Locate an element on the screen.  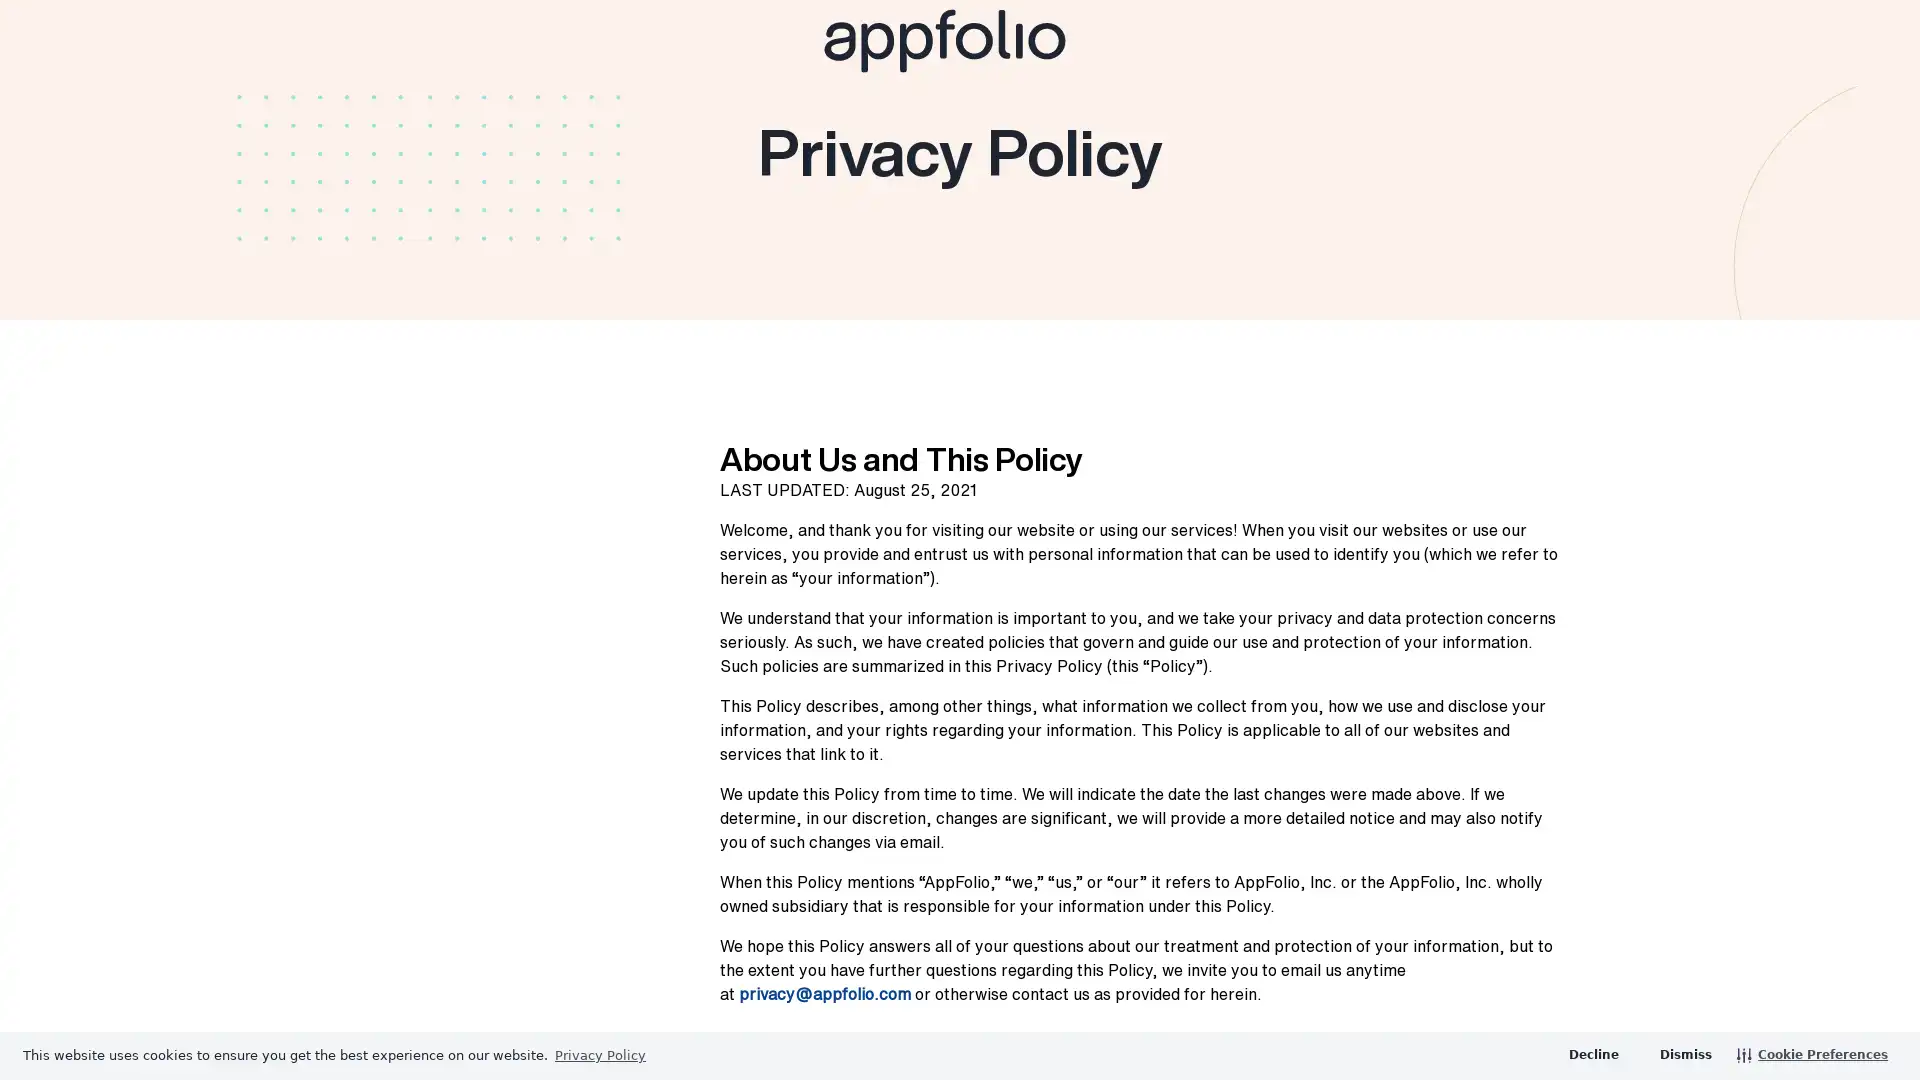
deny cookies is located at coordinates (1592, 1054).